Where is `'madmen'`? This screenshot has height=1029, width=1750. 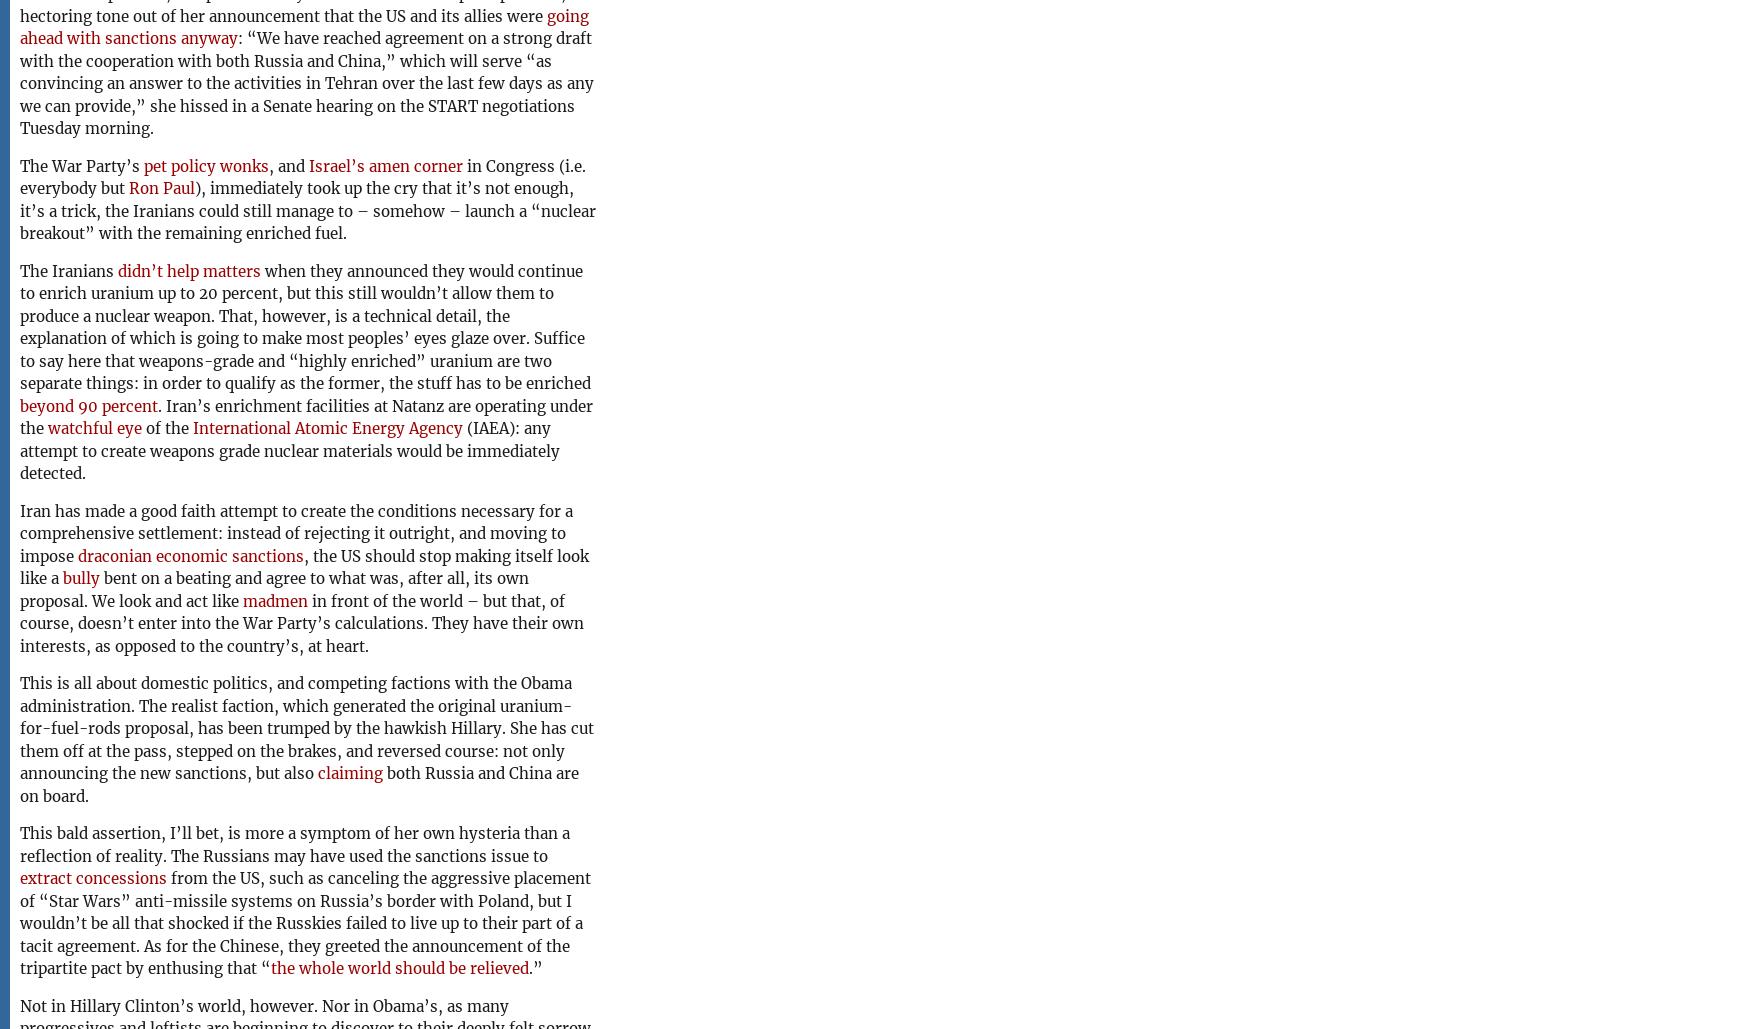 'madmen' is located at coordinates (274, 600).